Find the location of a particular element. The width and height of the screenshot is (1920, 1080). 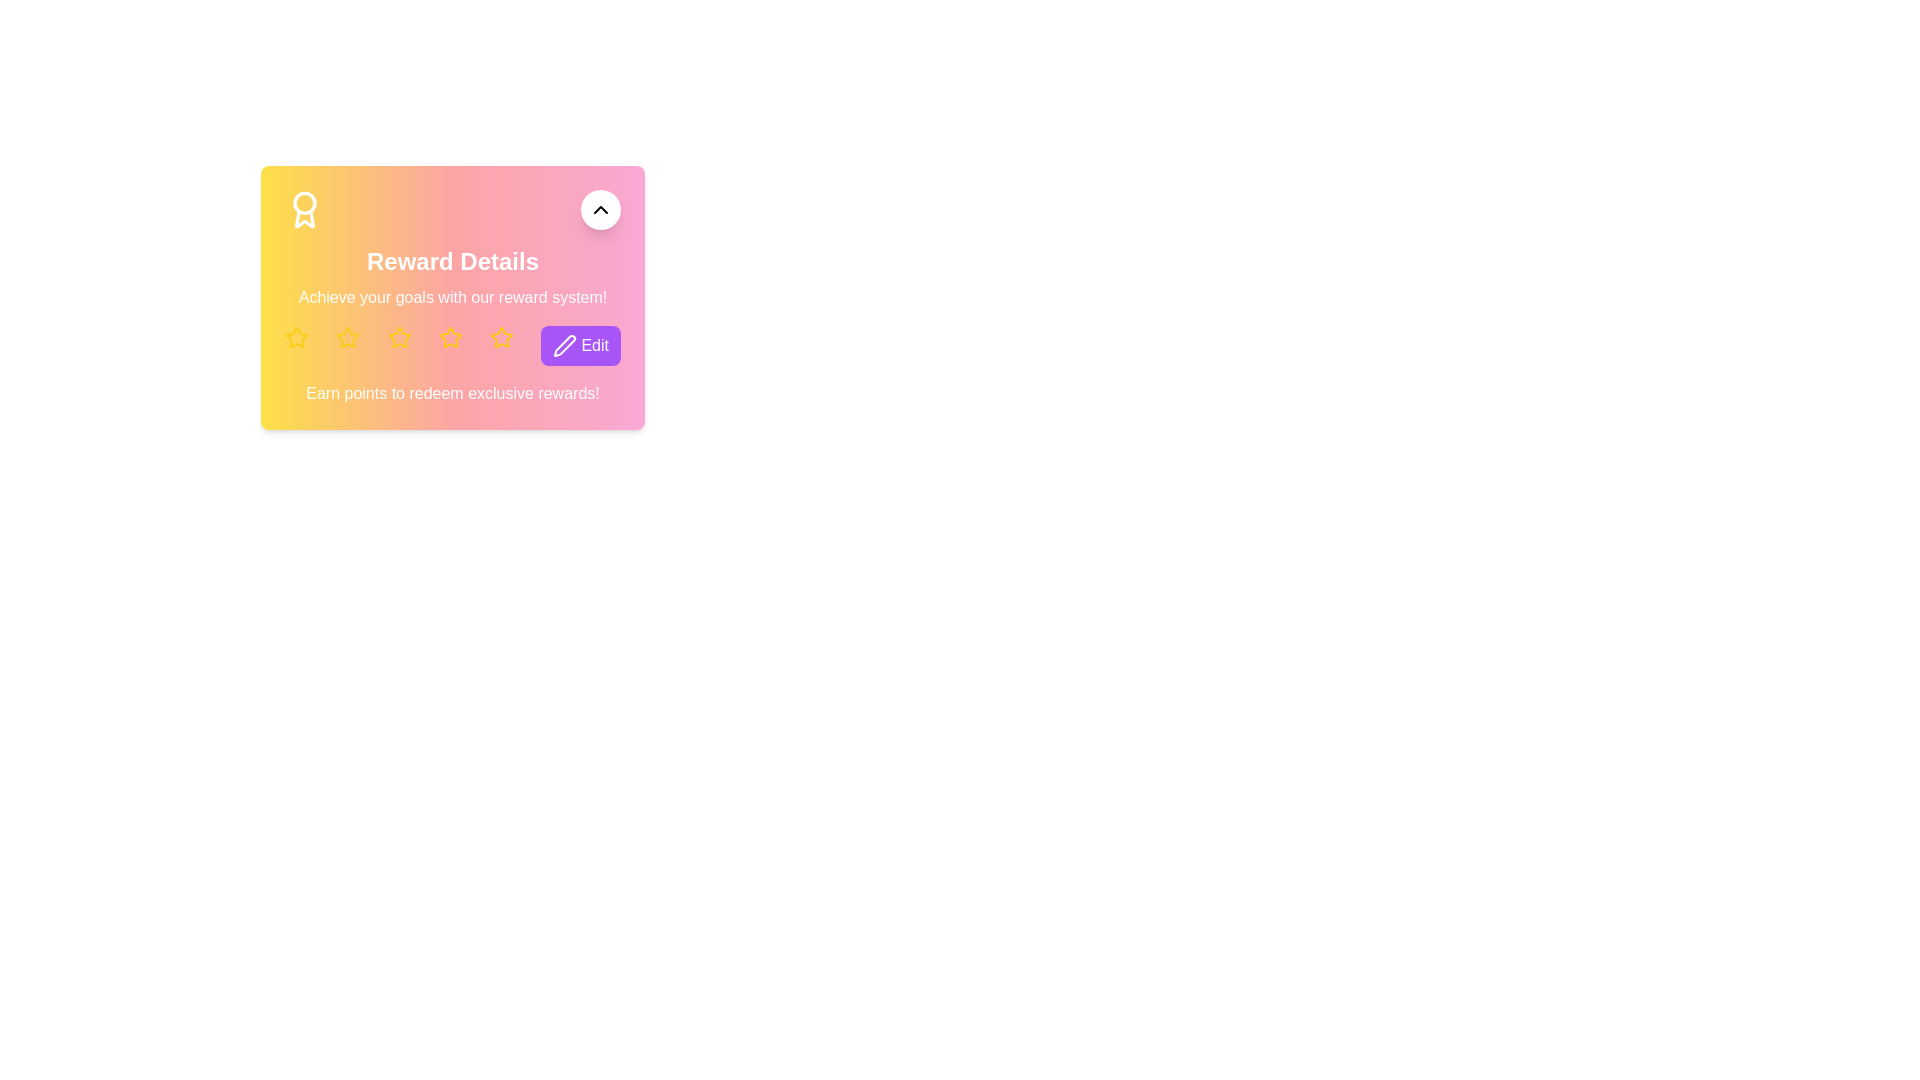

the 'Reward Details' Text Label, which is displayed in a bold, large white font with a gradient background transitioning from yellow to pink, positioned below the header section is located at coordinates (451, 261).